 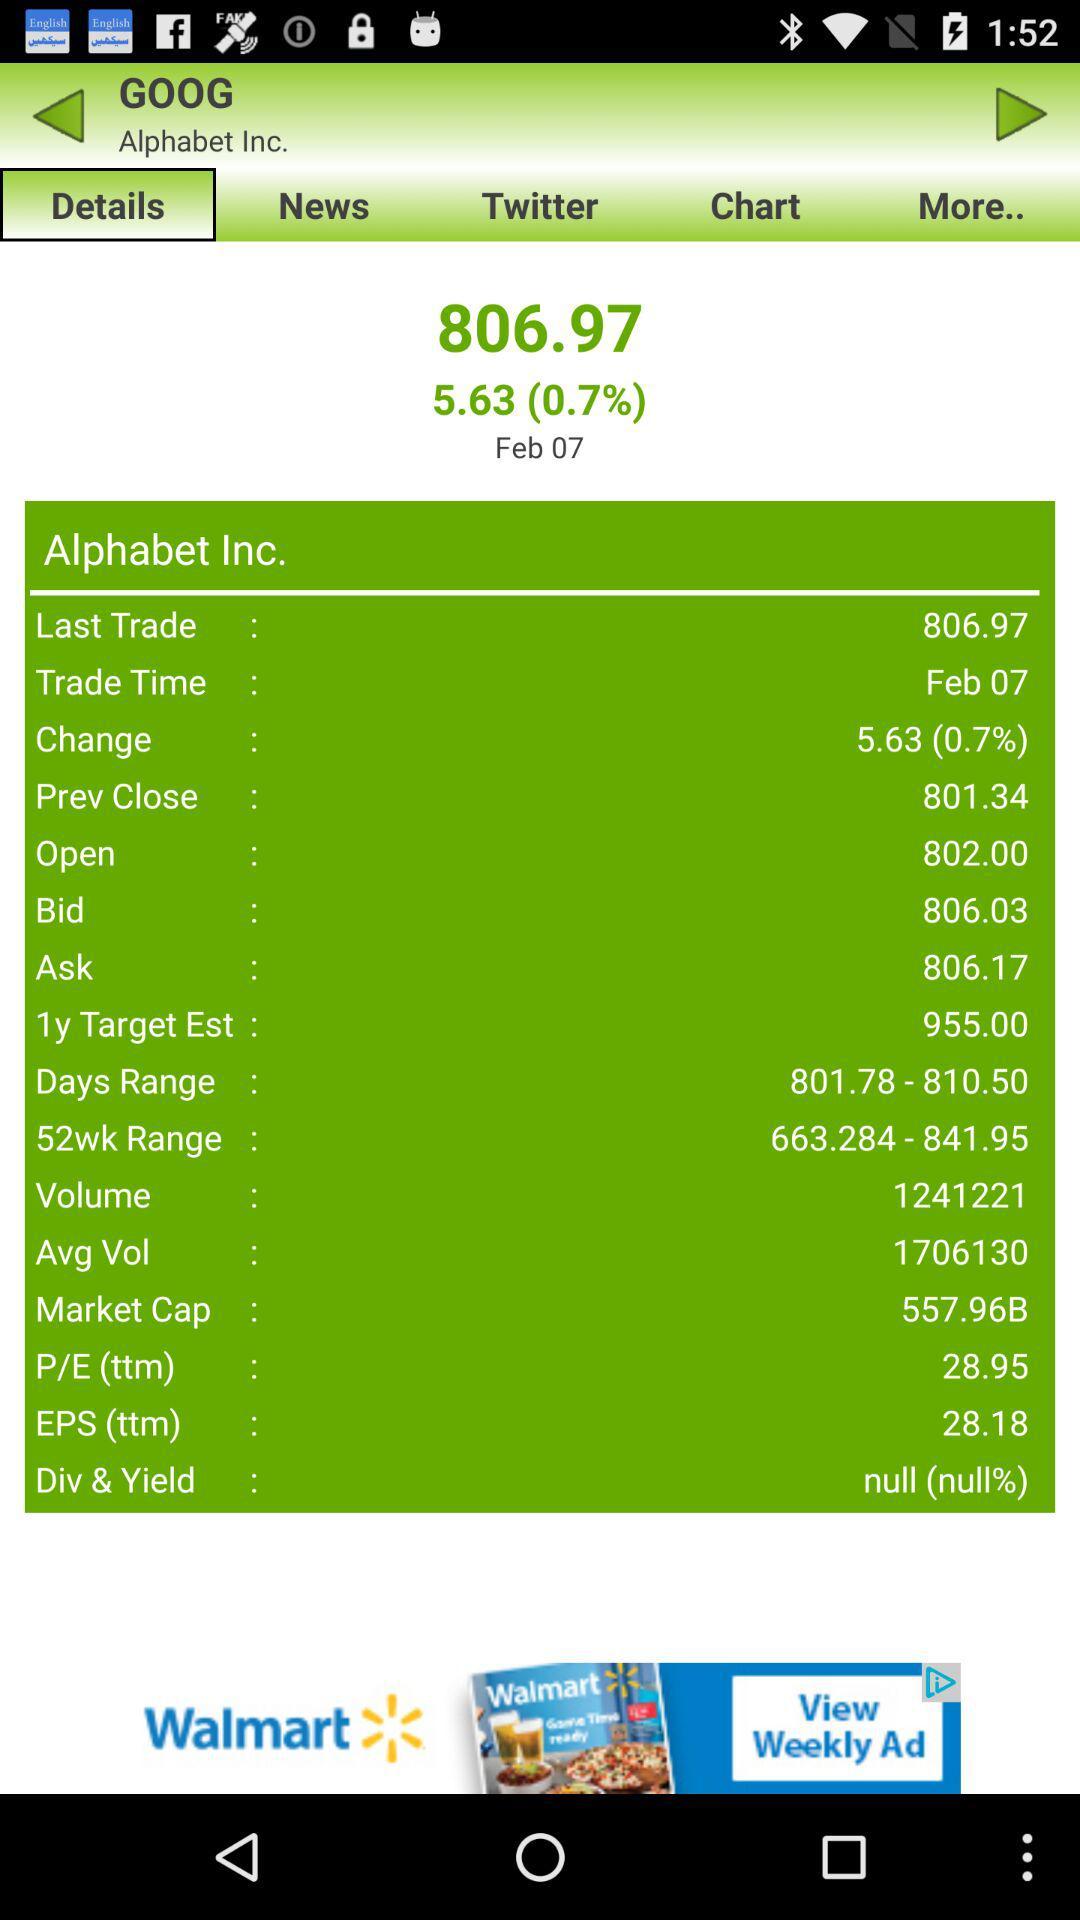 What do you see at coordinates (540, 1727) in the screenshot?
I see `click on advertisements` at bounding box center [540, 1727].